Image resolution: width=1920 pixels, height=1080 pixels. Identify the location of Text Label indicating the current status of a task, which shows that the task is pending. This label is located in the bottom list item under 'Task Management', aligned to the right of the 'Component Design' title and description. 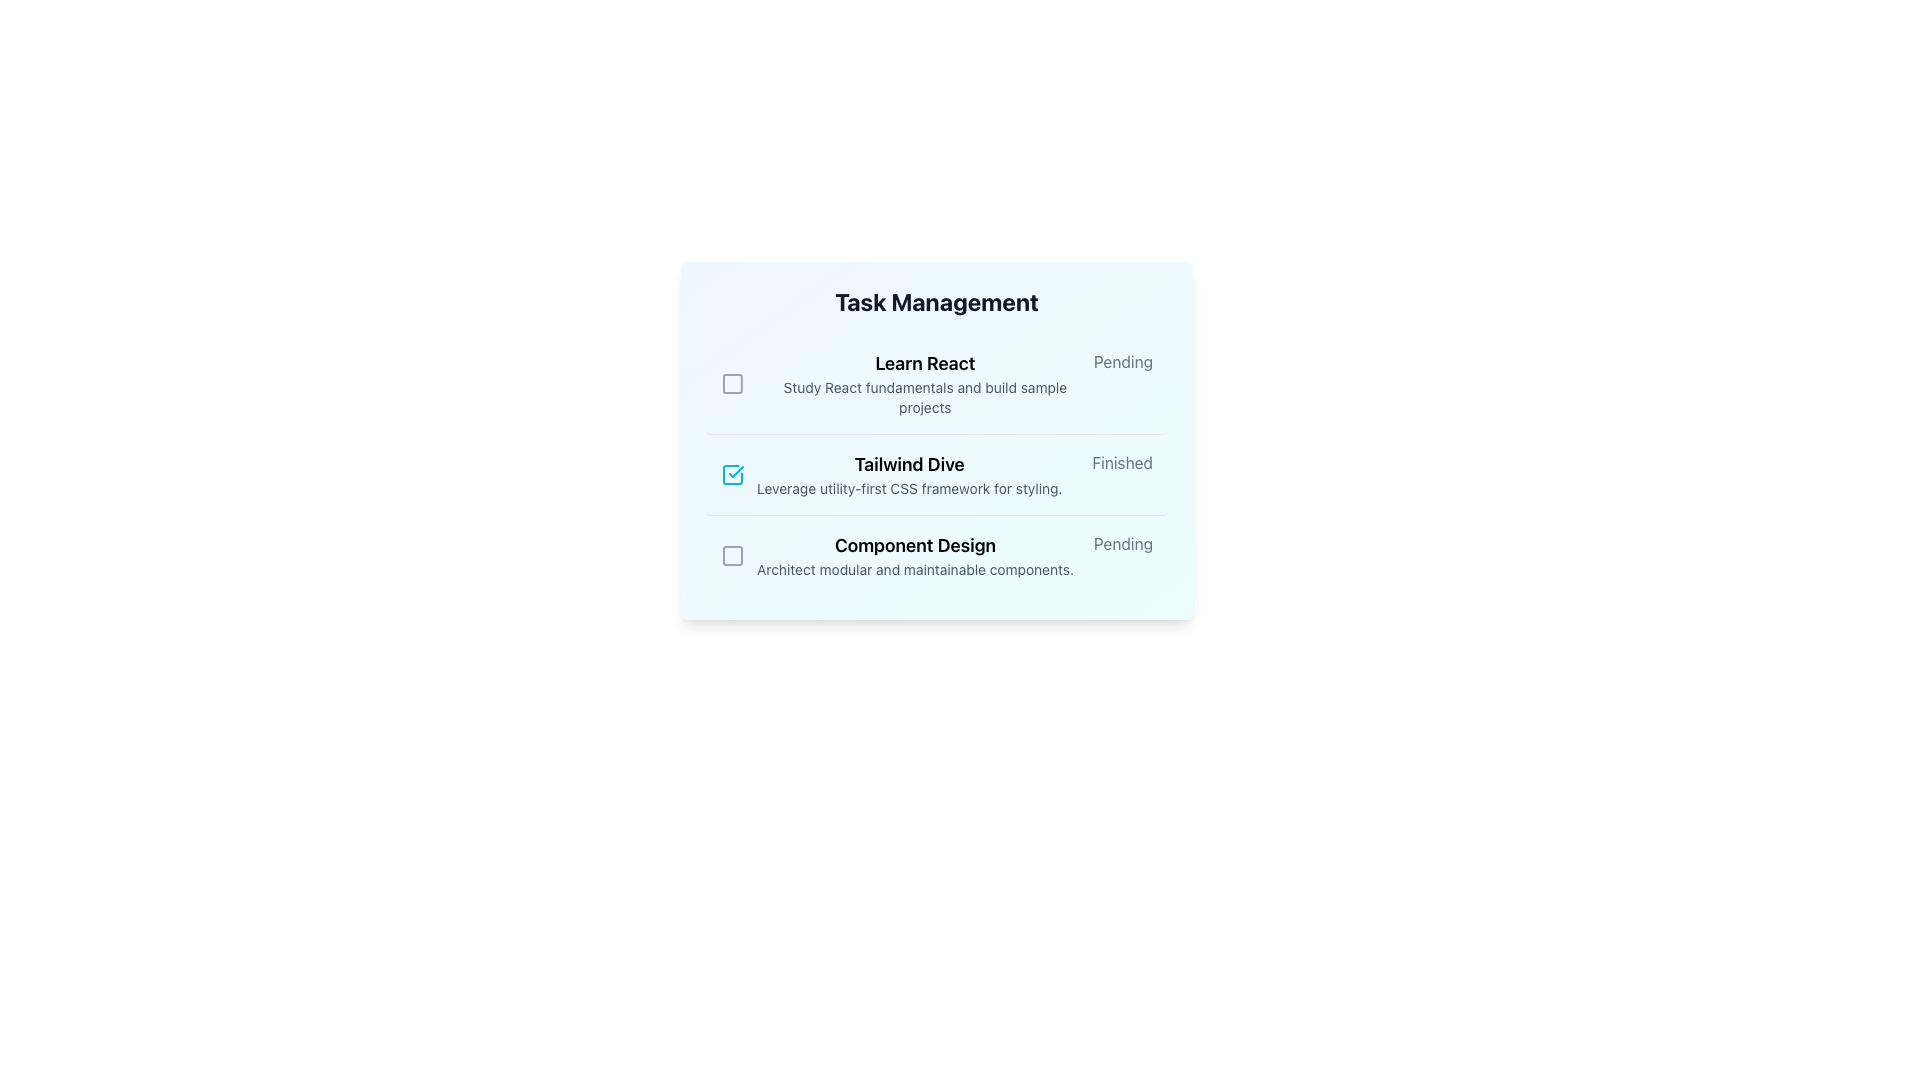
(1123, 543).